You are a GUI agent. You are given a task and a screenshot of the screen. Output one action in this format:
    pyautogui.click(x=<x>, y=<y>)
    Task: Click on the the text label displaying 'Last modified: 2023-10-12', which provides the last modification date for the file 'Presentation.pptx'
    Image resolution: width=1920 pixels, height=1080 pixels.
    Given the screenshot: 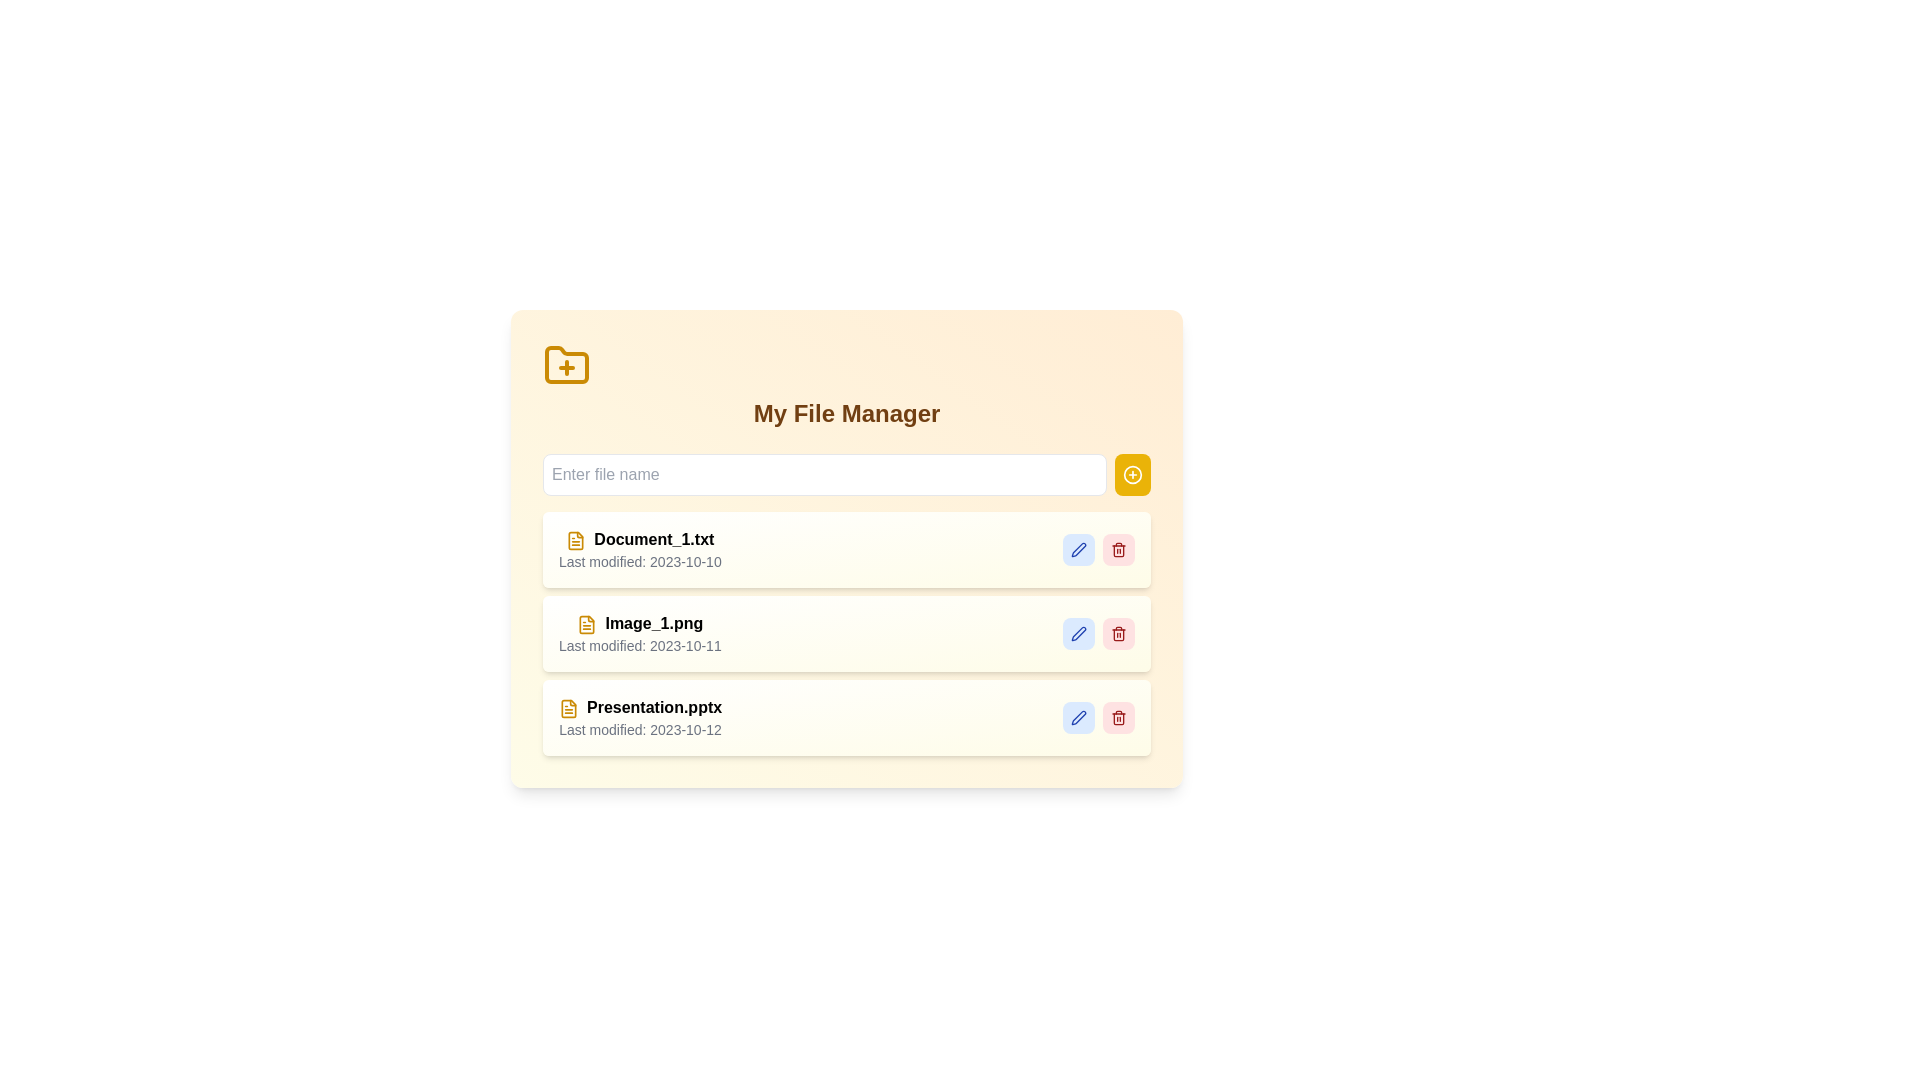 What is the action you would take?
    pyautogui.click(x=640, y=729)
    